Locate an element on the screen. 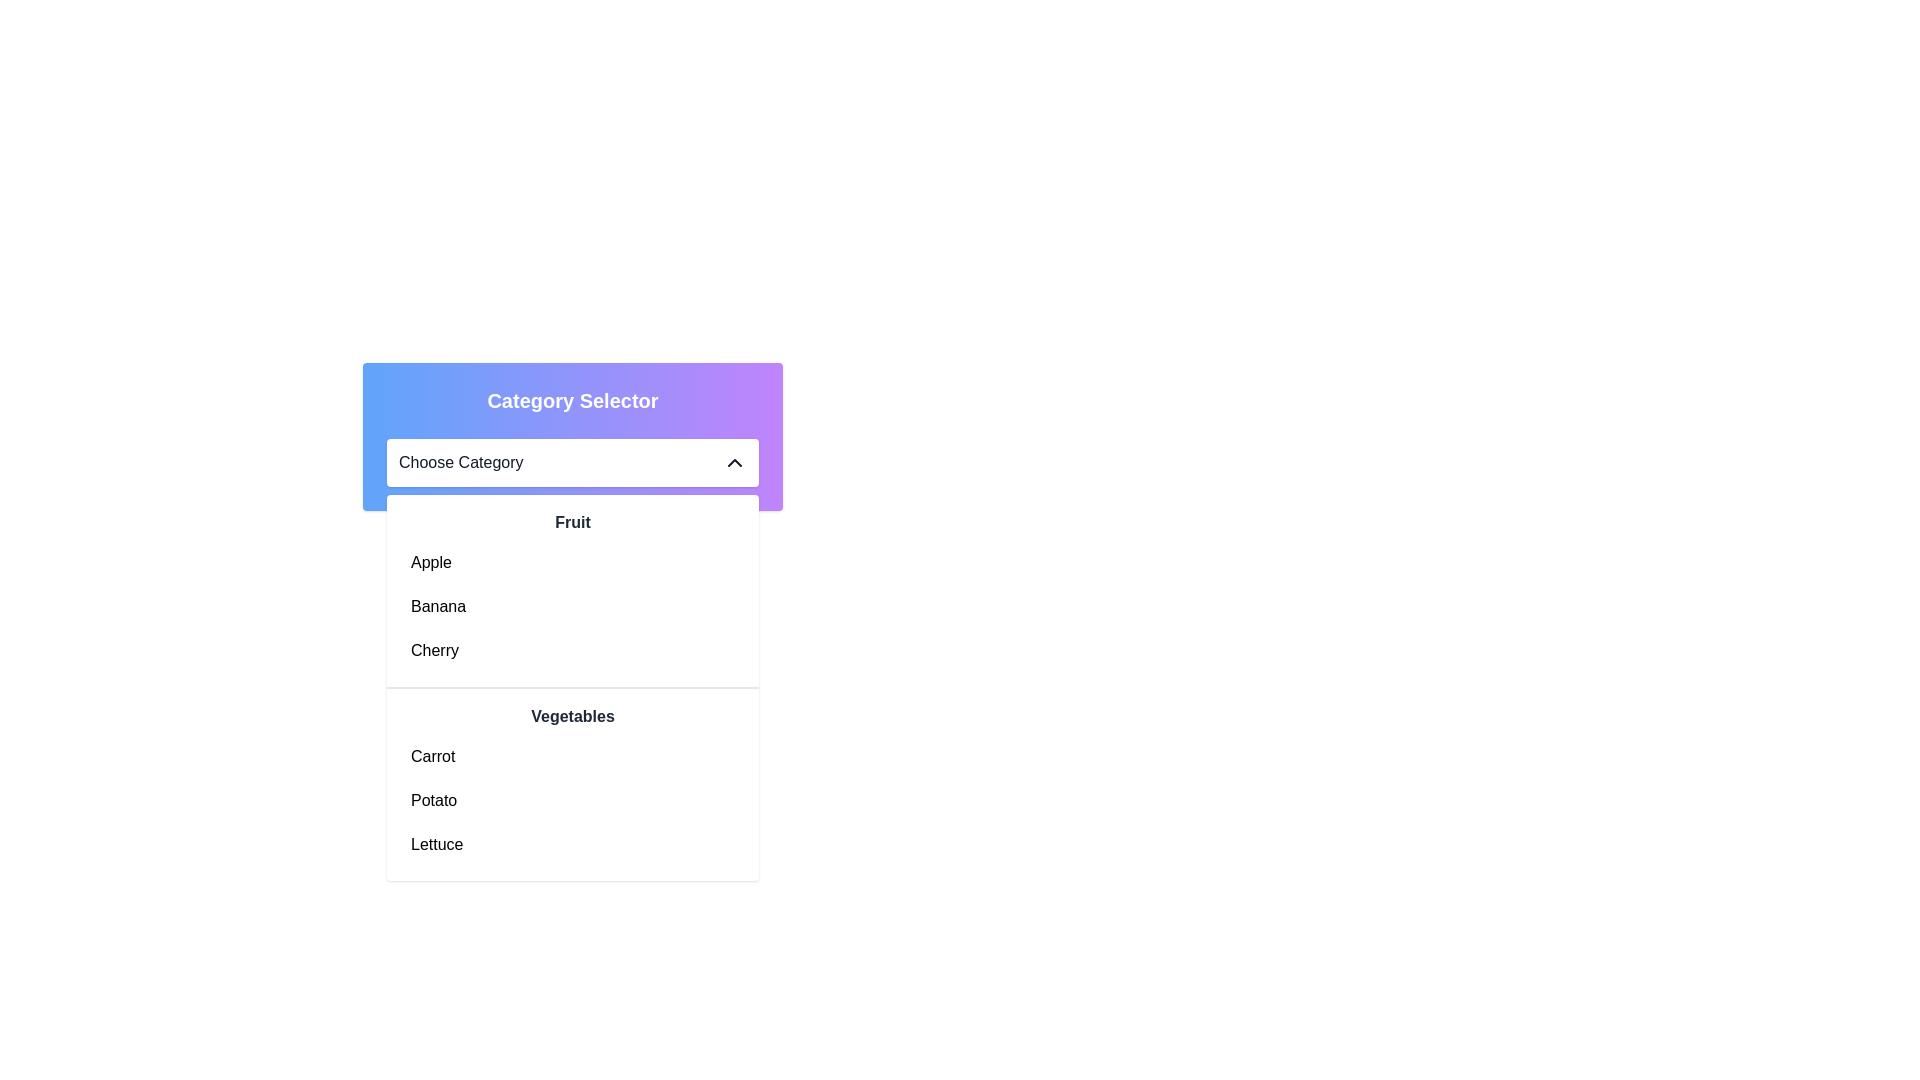 This screenshot has width=1920, height=1080. to select the 'Lettuce' item from the vertical list labeled 'Vegetables', positioned third after 'Carrot' and 'Potato' is located at coordinates (571, 844).